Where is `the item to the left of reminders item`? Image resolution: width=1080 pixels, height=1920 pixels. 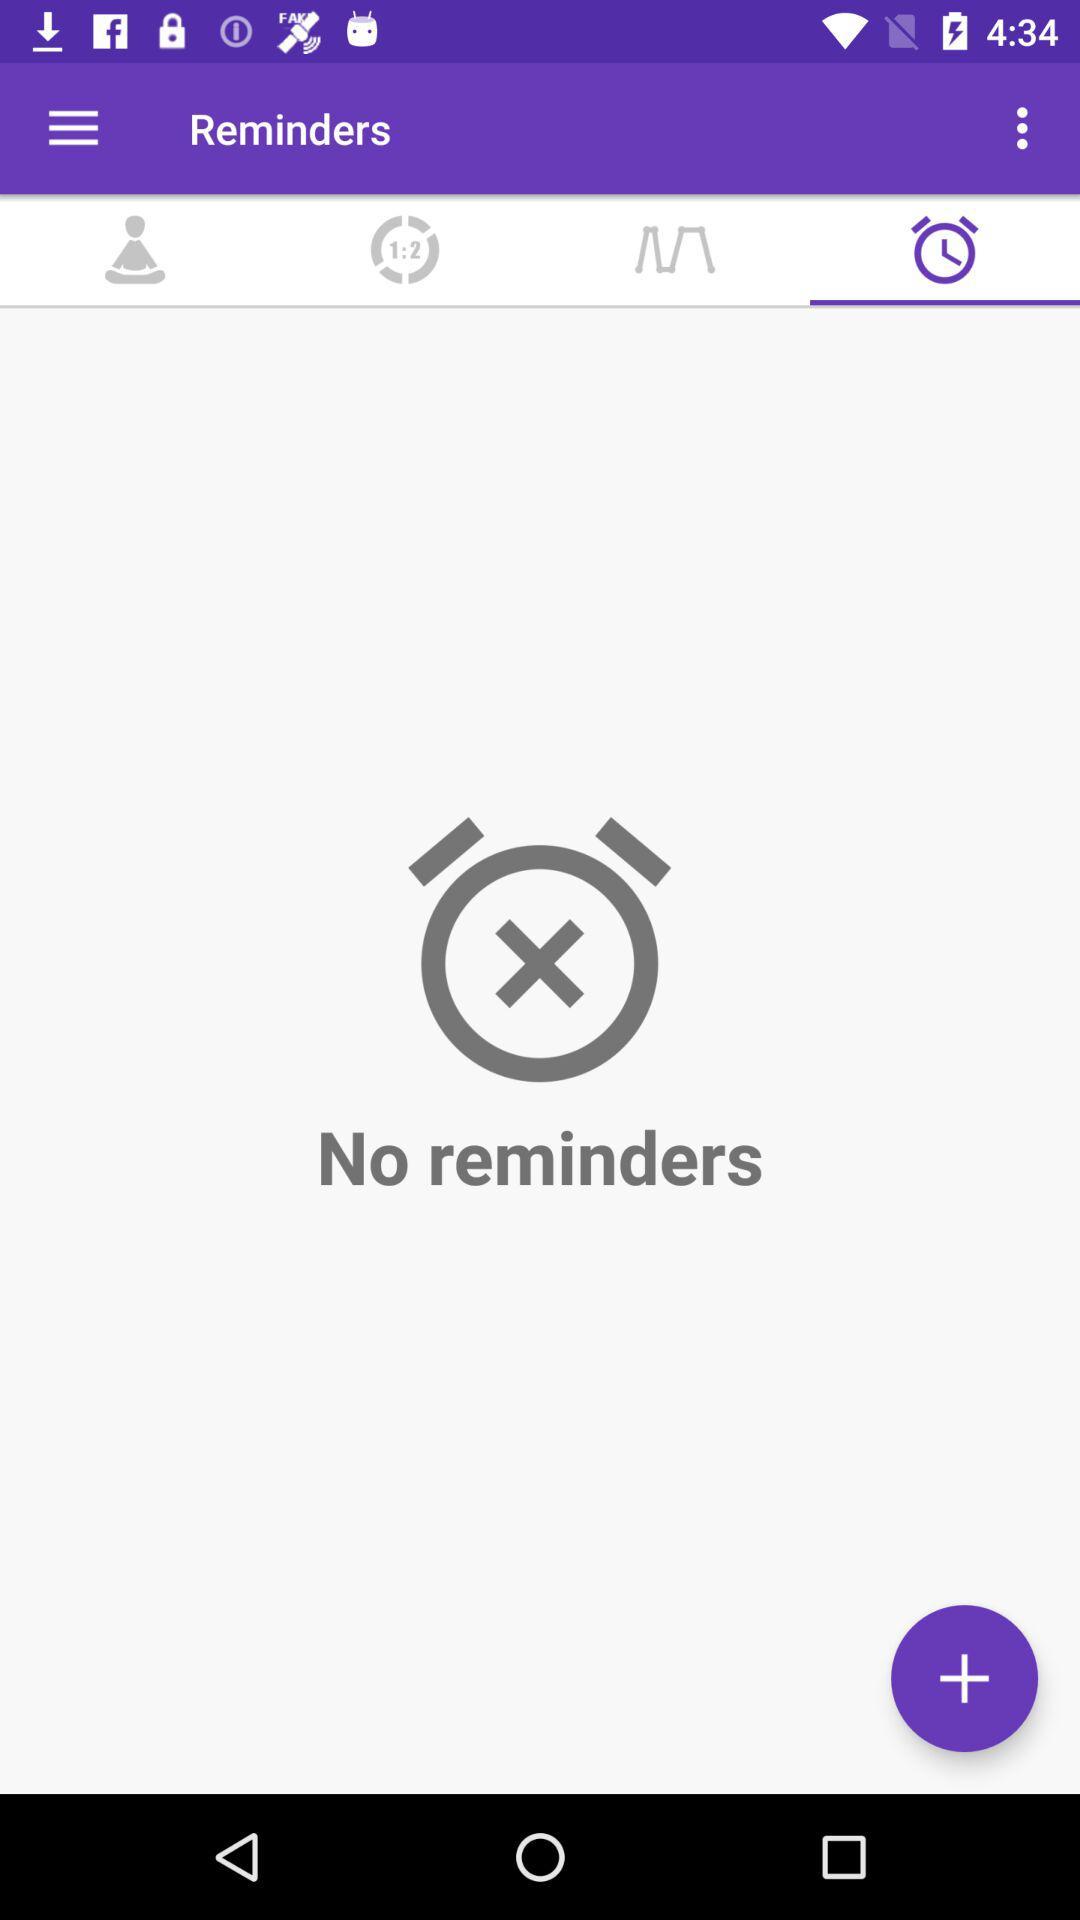
the item to the left of reminders item is located at coordinates (72, 127).